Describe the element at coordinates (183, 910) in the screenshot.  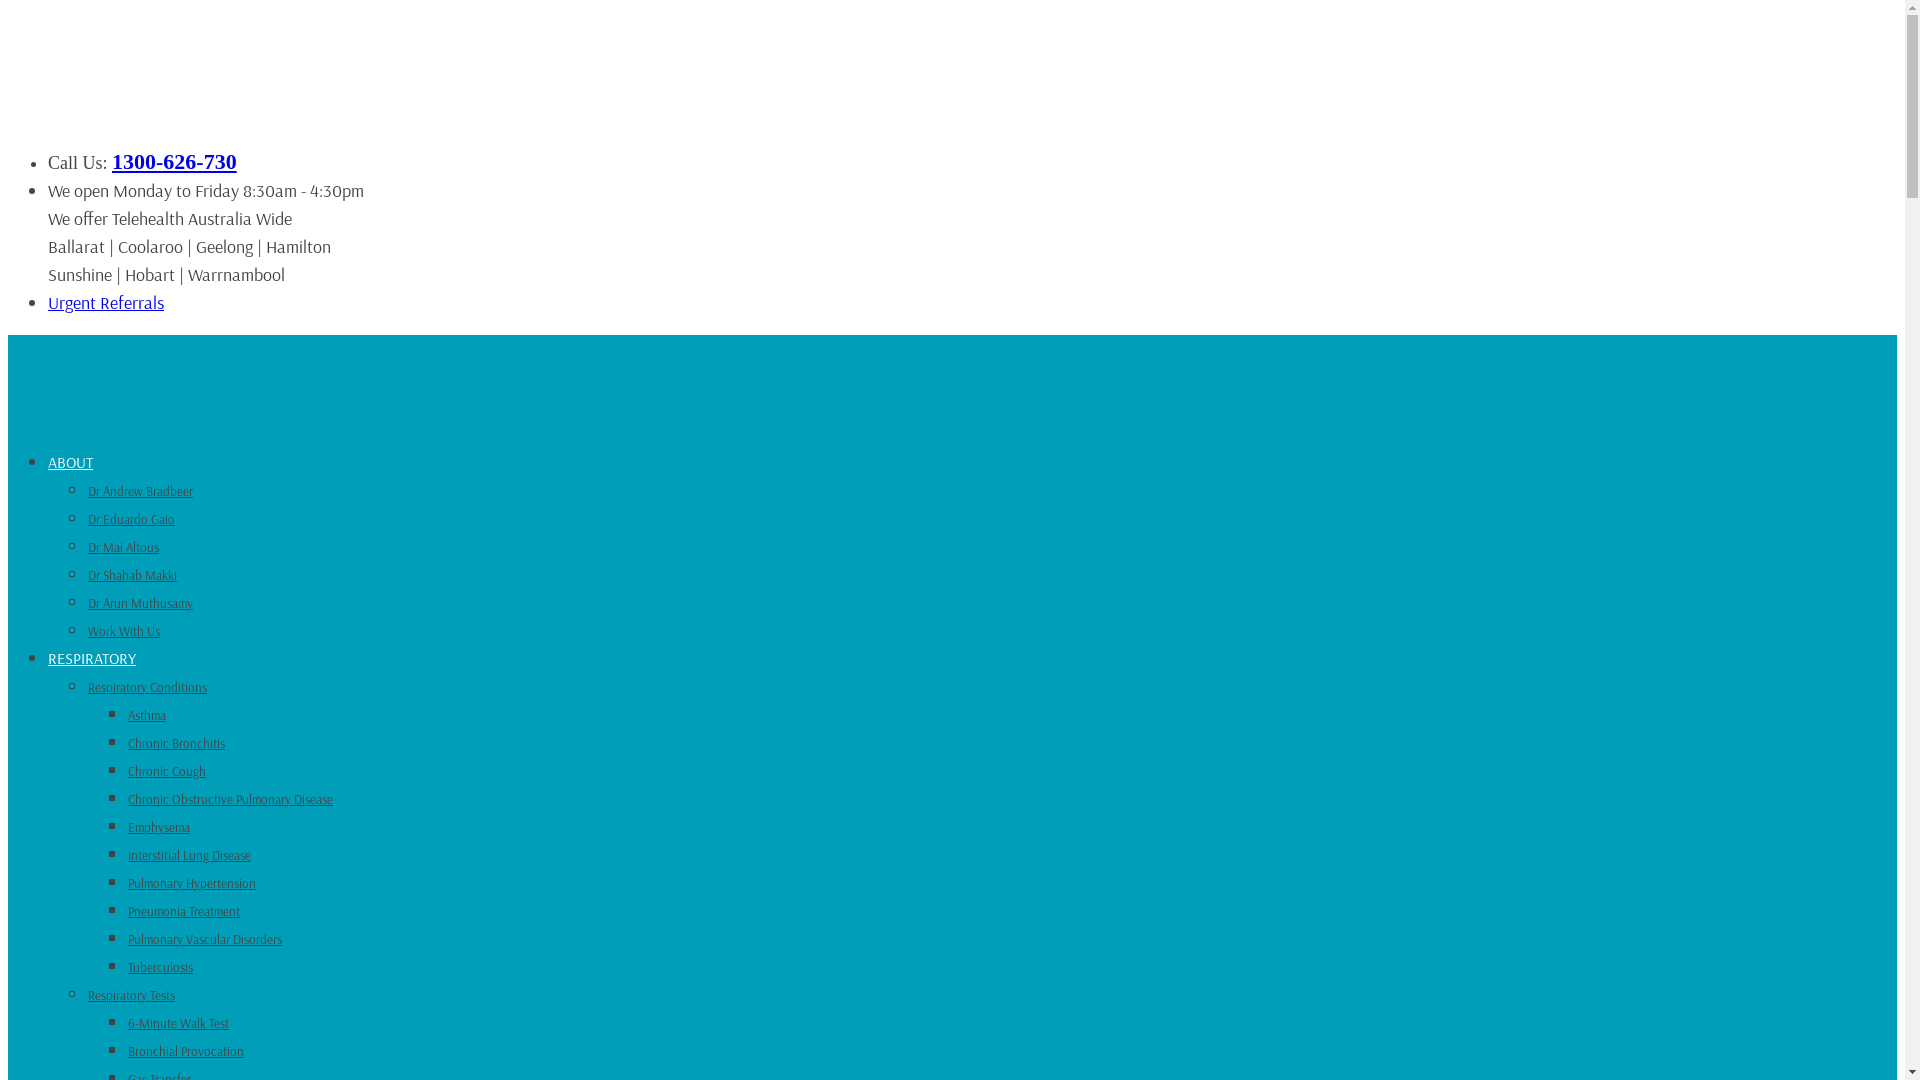
I see `'Pneumonia Treatment'` at that location.